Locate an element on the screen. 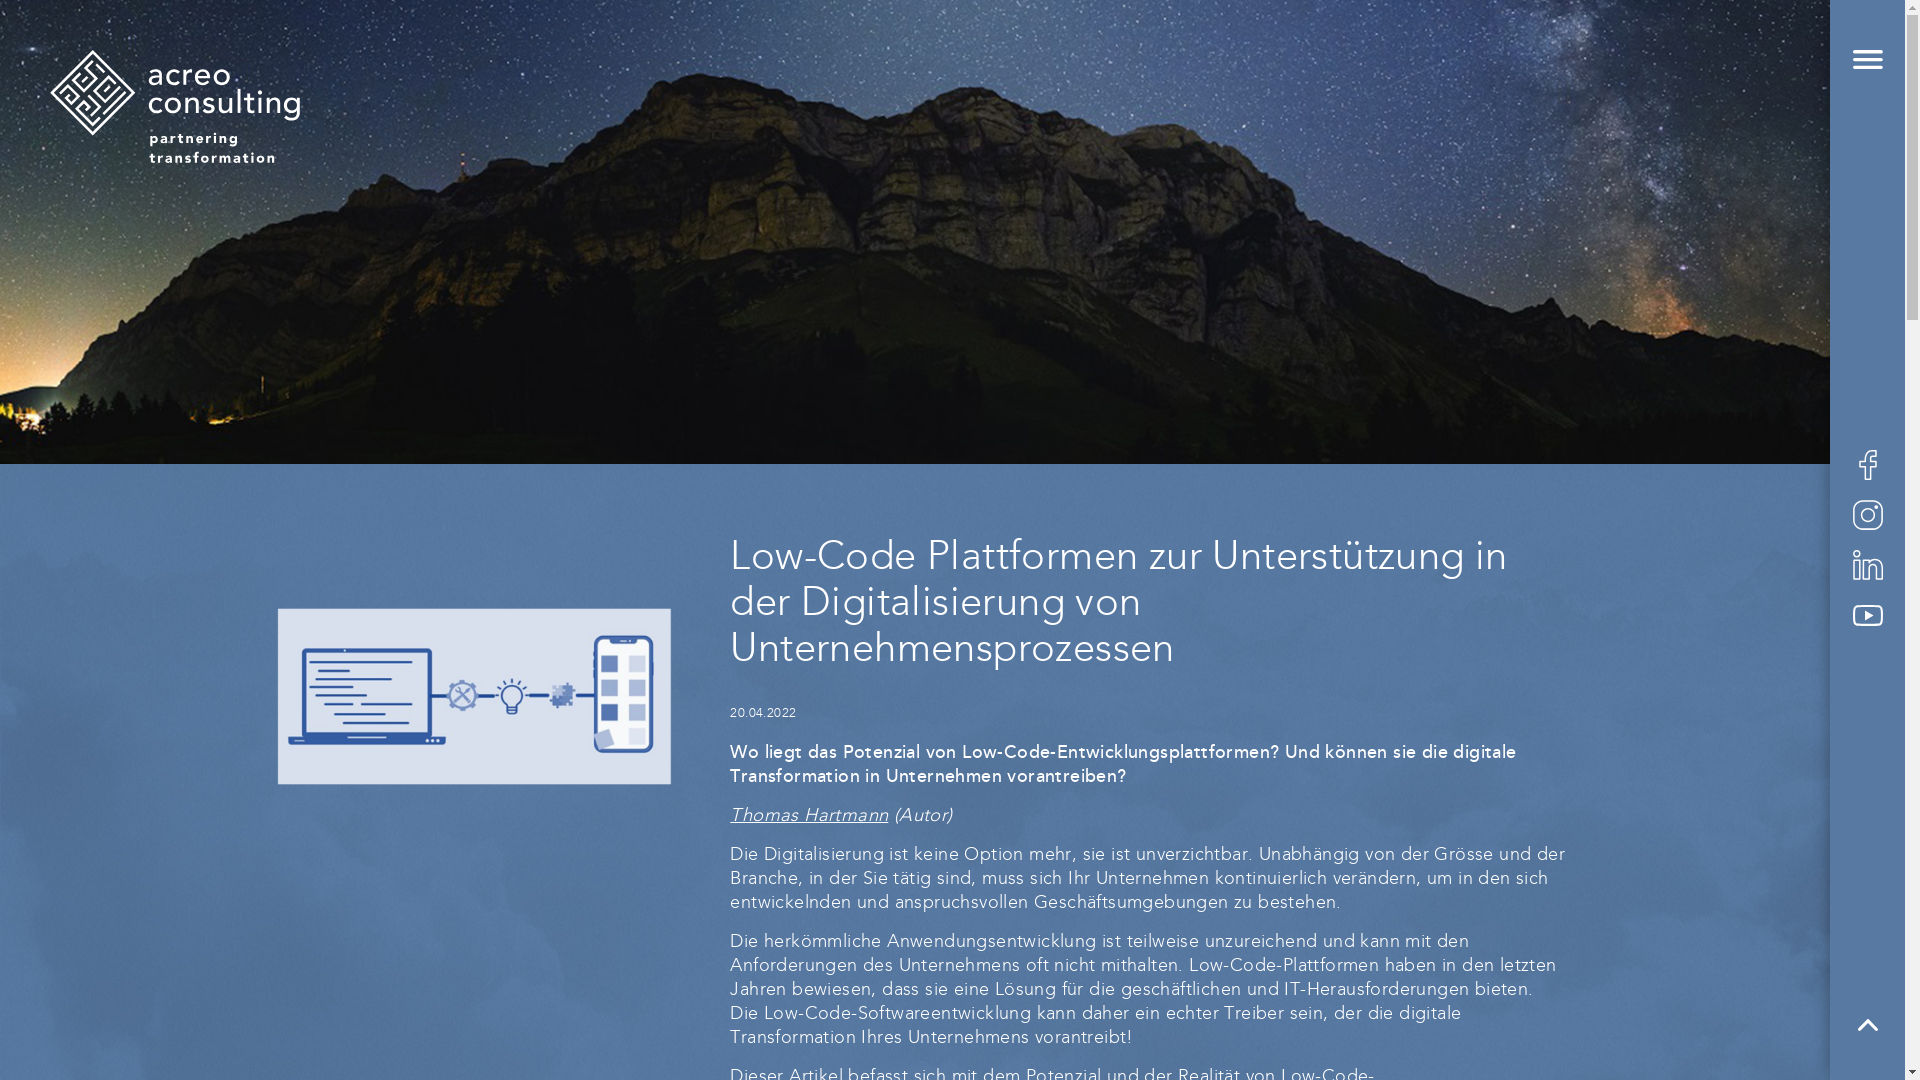 This screenshot has width=1920, height=1080. 'acreo consulting bei Instagram' is located at coordinates (1866, 514).